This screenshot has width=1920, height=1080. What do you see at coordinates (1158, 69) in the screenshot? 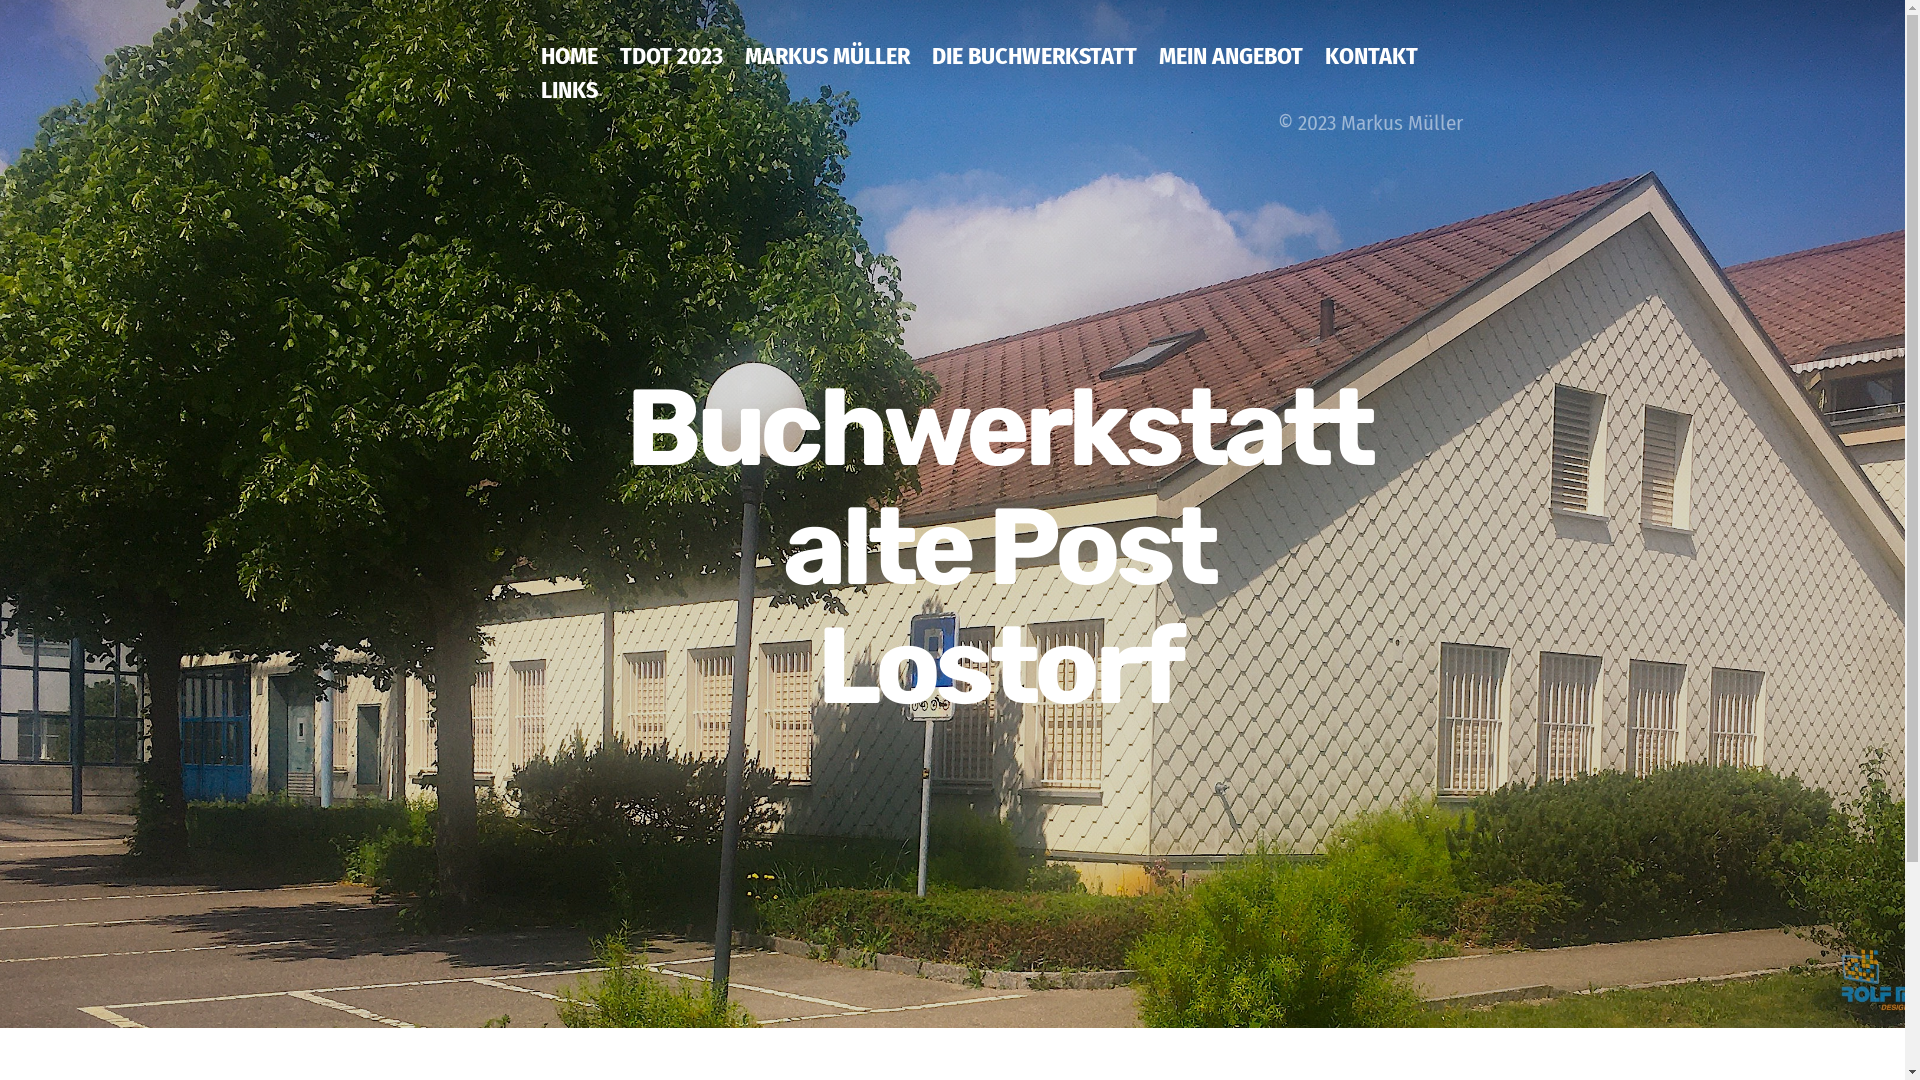
I see `'MEIN ANGEBOT'` at bounding box center [1158, 69].